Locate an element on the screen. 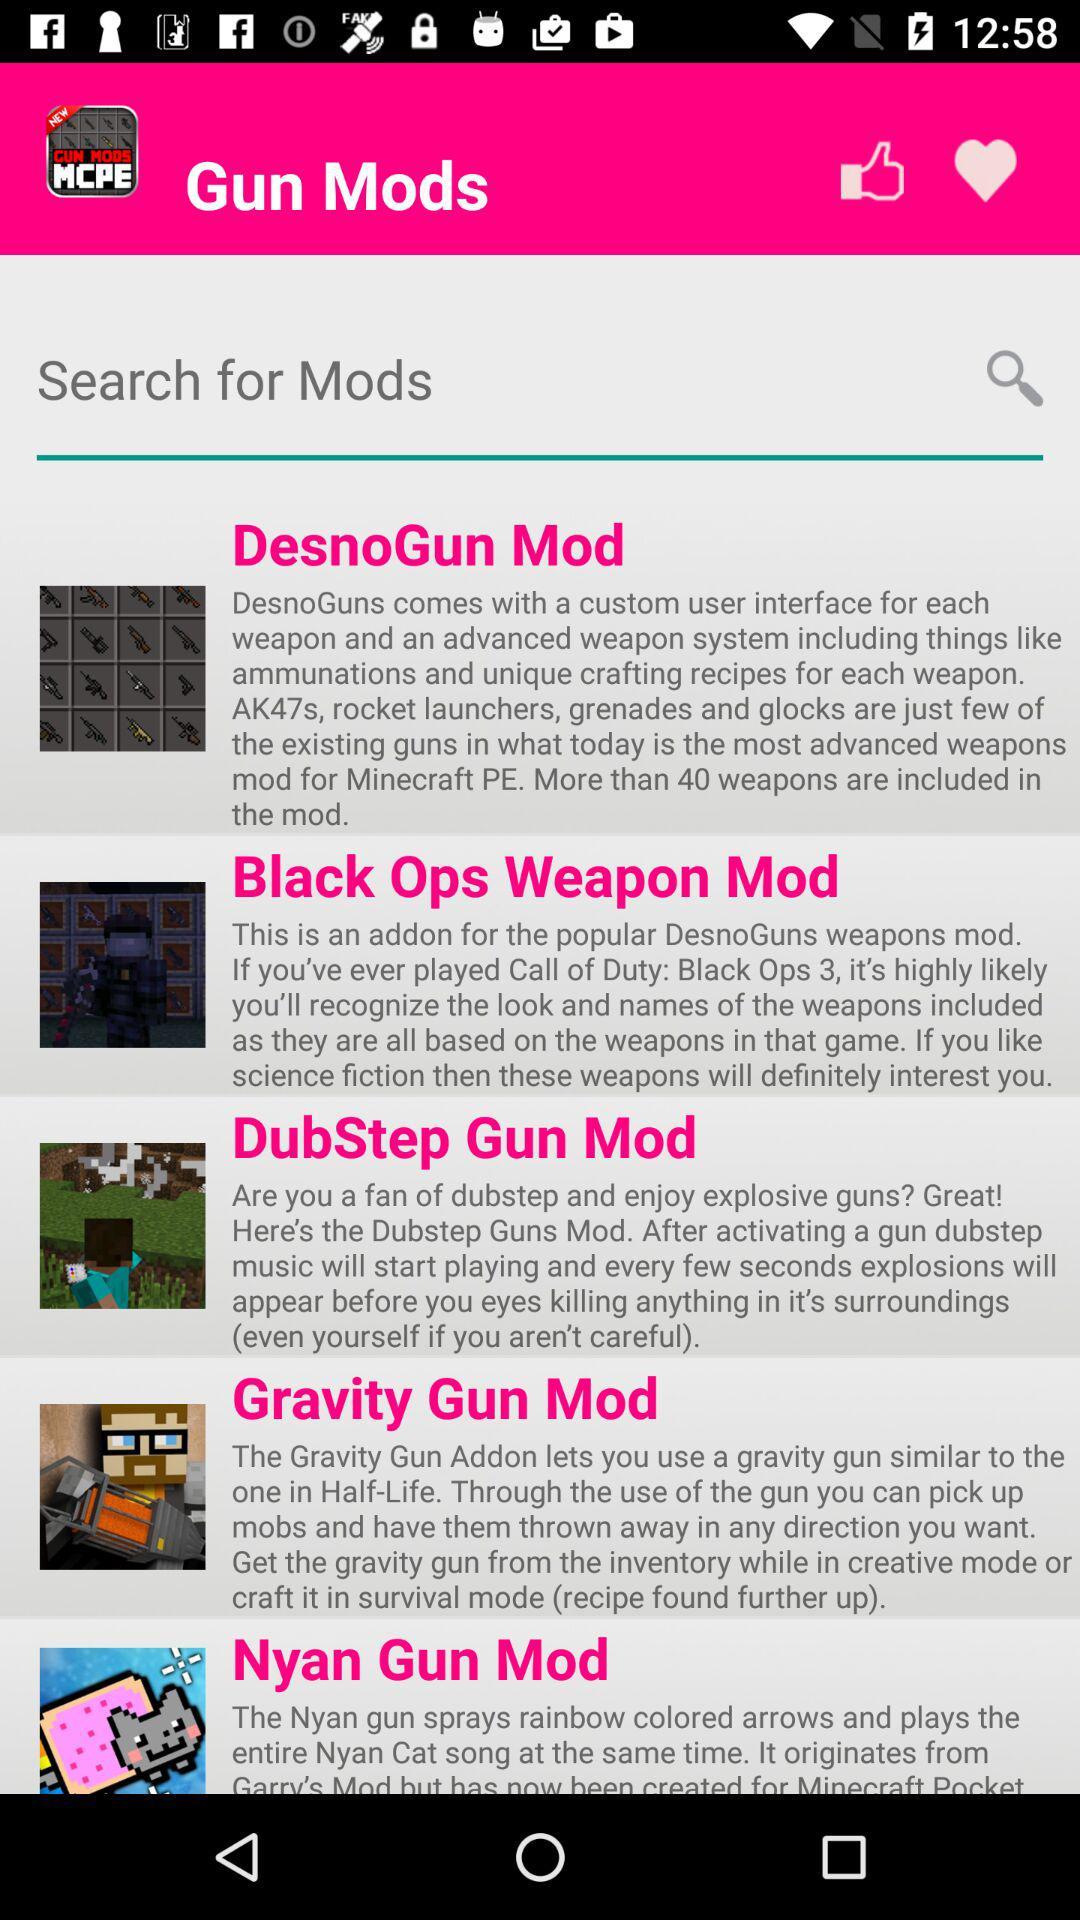 This screenshot has width=1080, height=1920. app below desnogun mod icon is located at coordinates (655, 707).